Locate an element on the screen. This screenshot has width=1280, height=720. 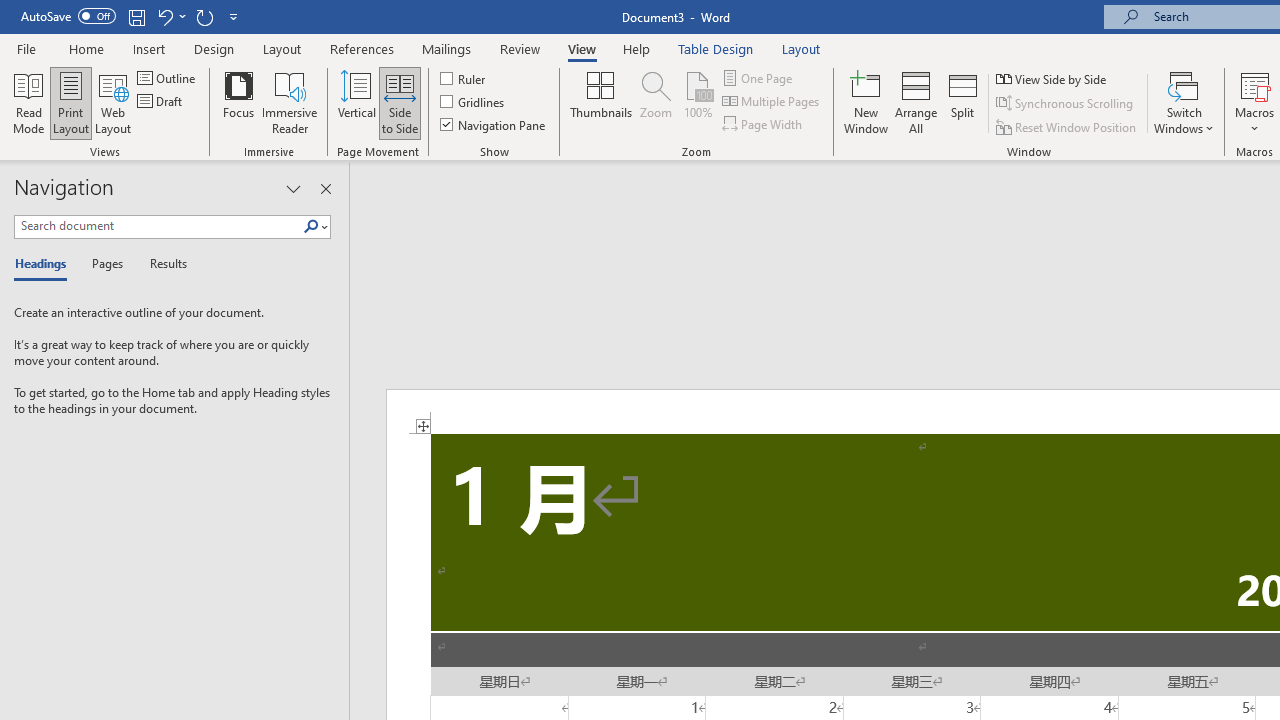
'Immersive Reader' is located at coordinates (288, 103).